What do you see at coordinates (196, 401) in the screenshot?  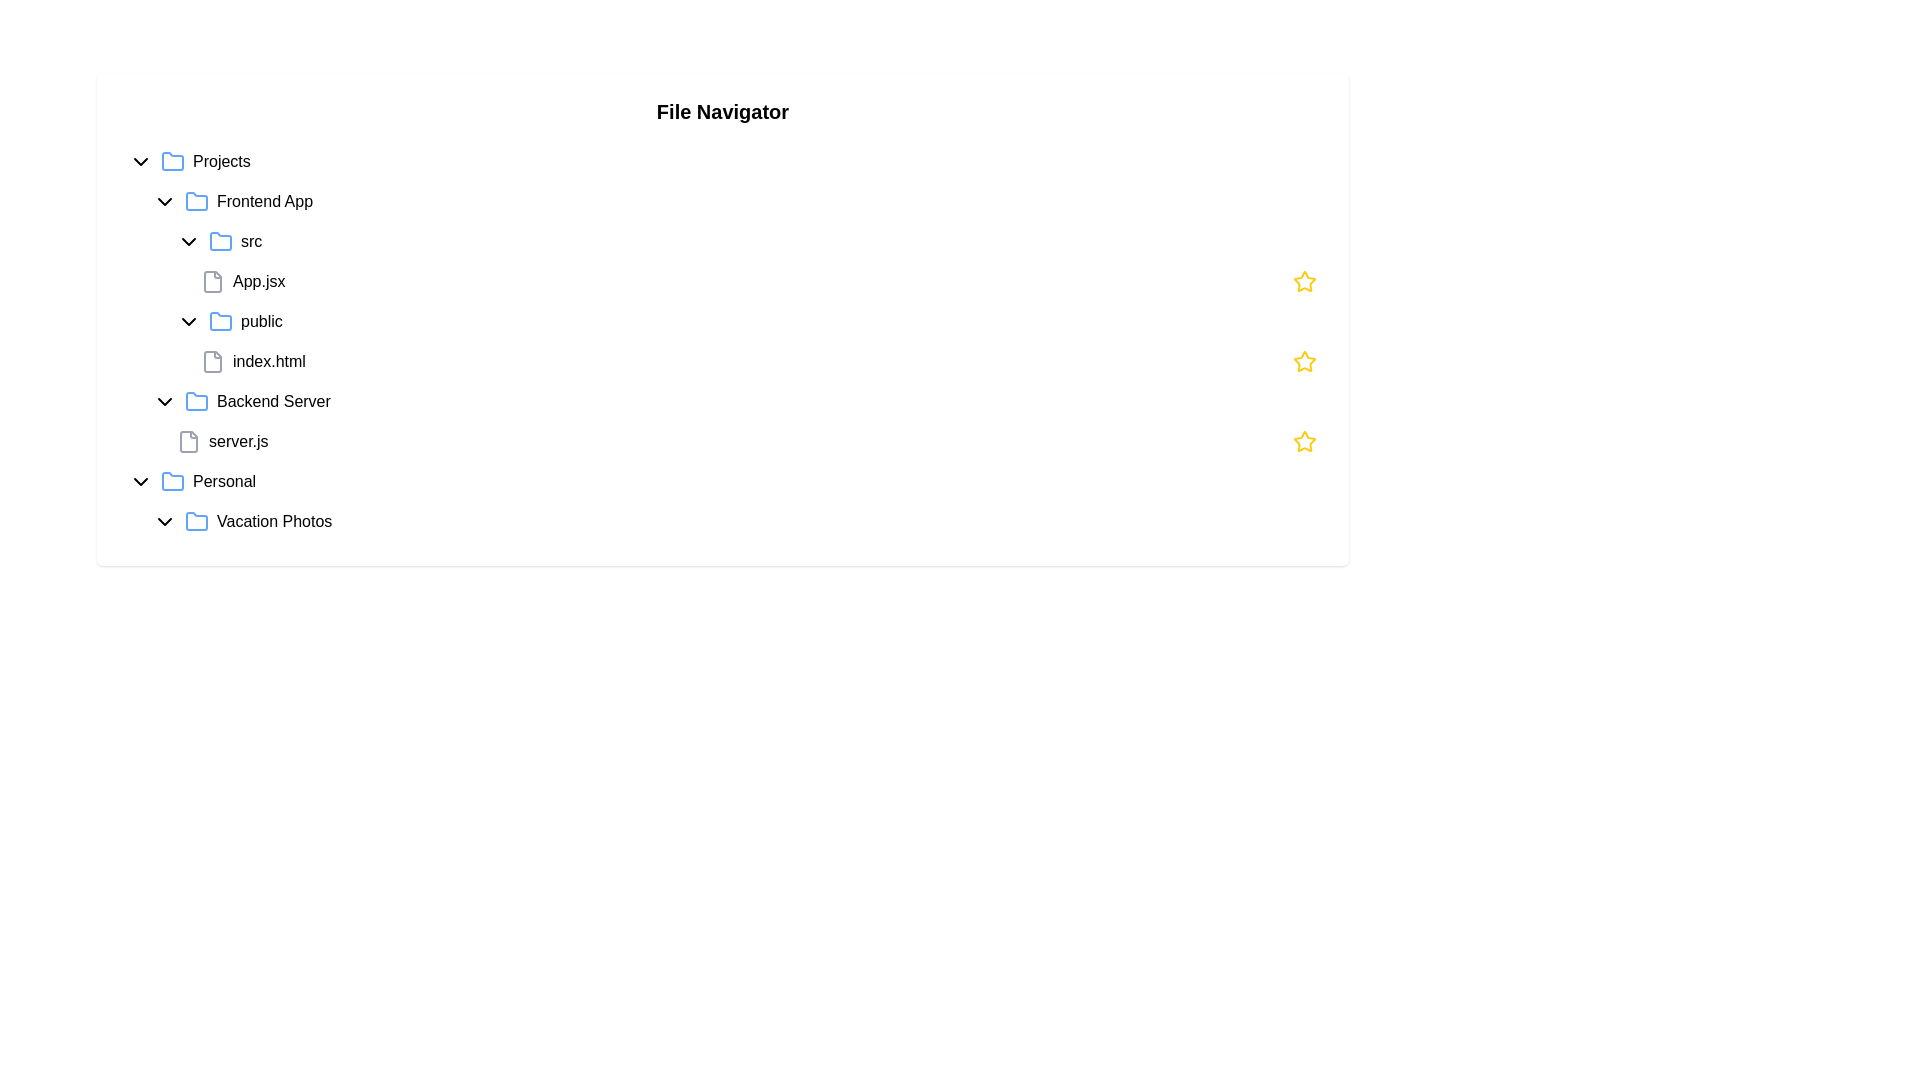 I see `the folder icon representing the 'Backend Server'` at bounding box center [196, 401].